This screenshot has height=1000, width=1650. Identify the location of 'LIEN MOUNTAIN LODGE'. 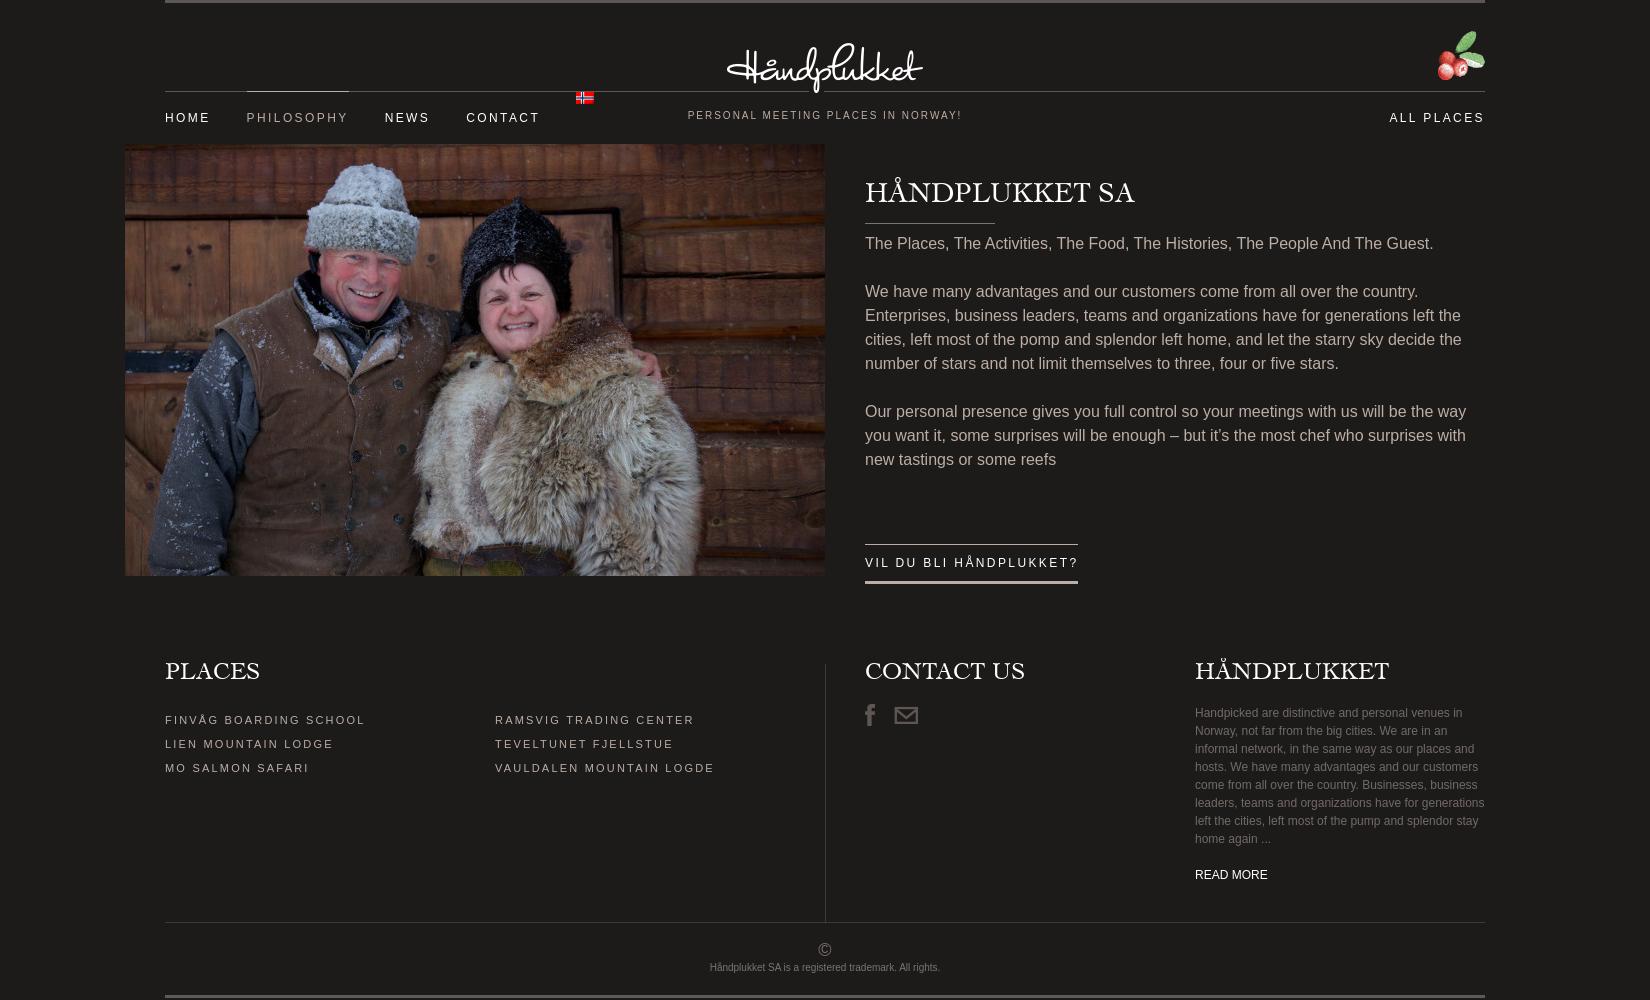
(248, 743).